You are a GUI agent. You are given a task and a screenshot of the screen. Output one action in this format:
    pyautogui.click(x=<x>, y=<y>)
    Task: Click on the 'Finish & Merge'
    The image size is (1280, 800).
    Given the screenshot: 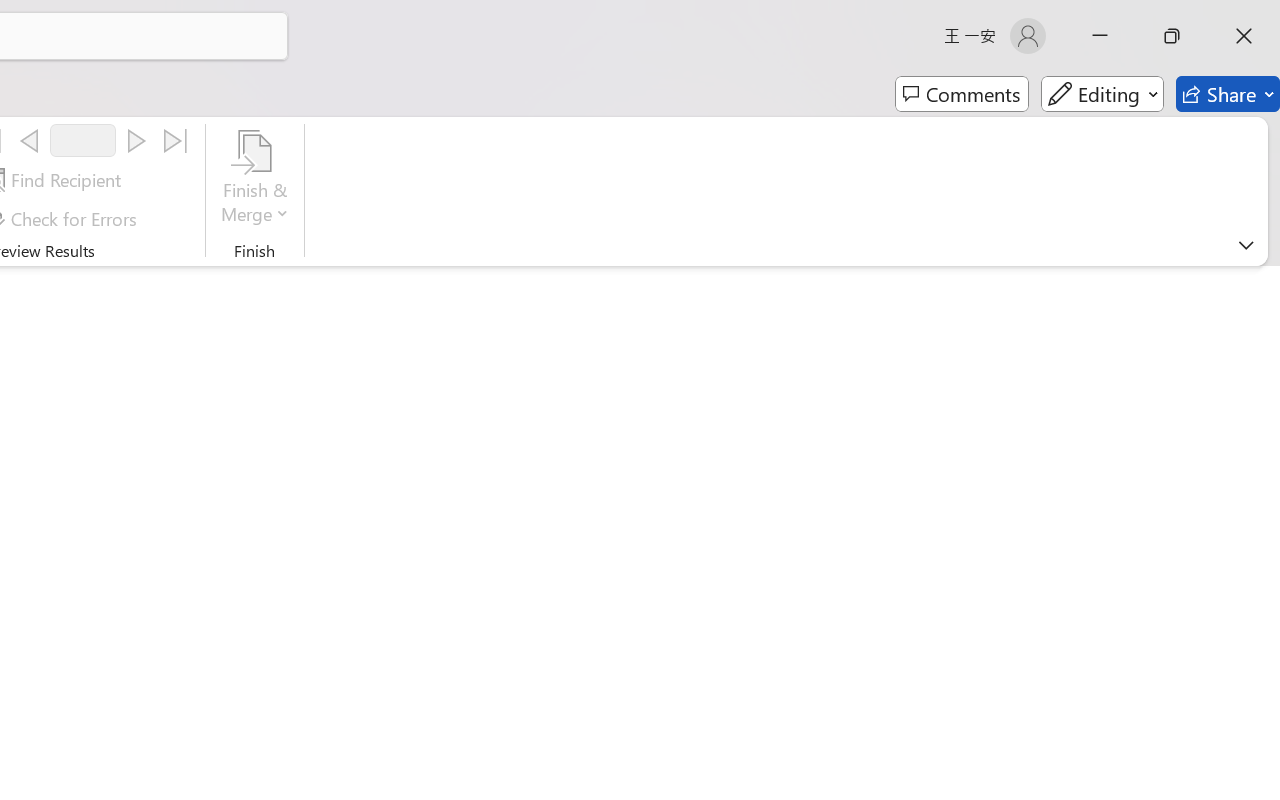 What is the action you would take?
    pyautogui.click(x=254, y=179)
    